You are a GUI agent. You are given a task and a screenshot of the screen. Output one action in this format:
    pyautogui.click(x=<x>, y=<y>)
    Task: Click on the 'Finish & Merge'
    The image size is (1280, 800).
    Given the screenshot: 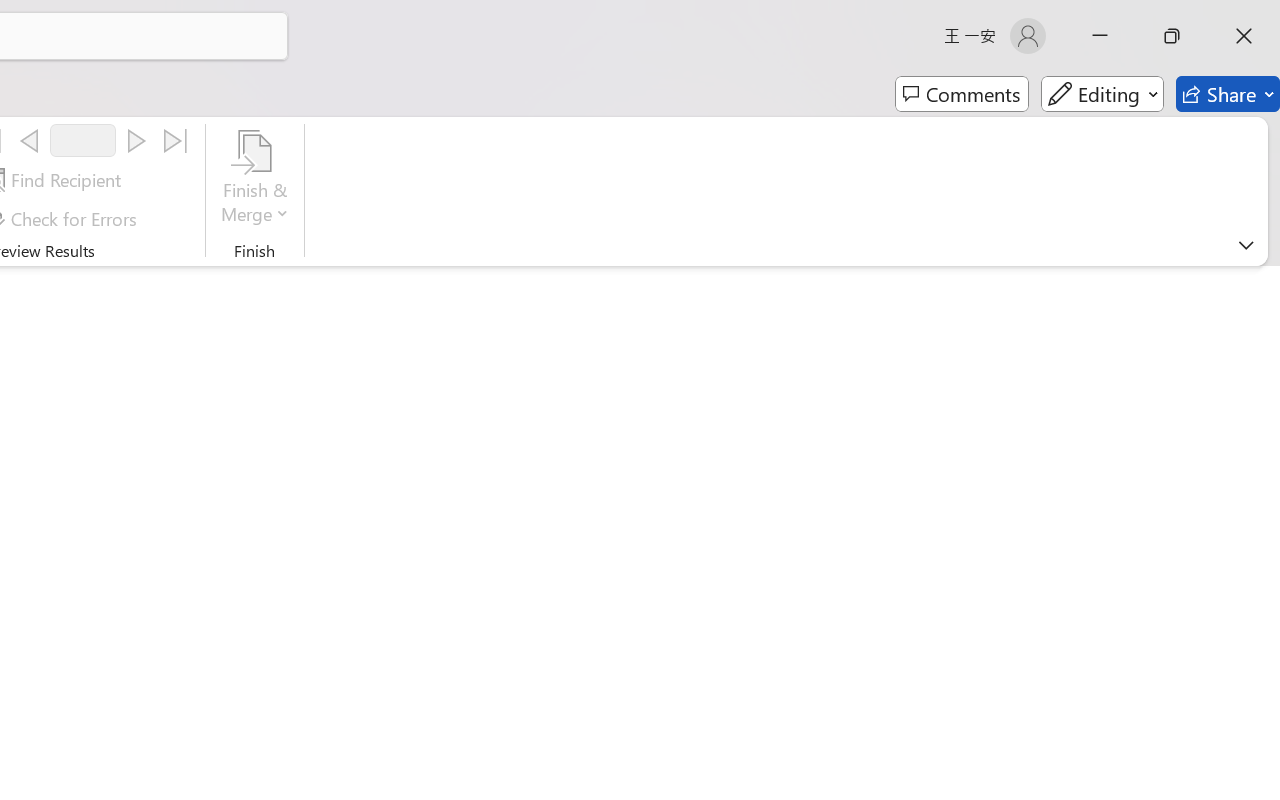 What is the action you would take?
    pyautogui.click(x=254, y=179)
    